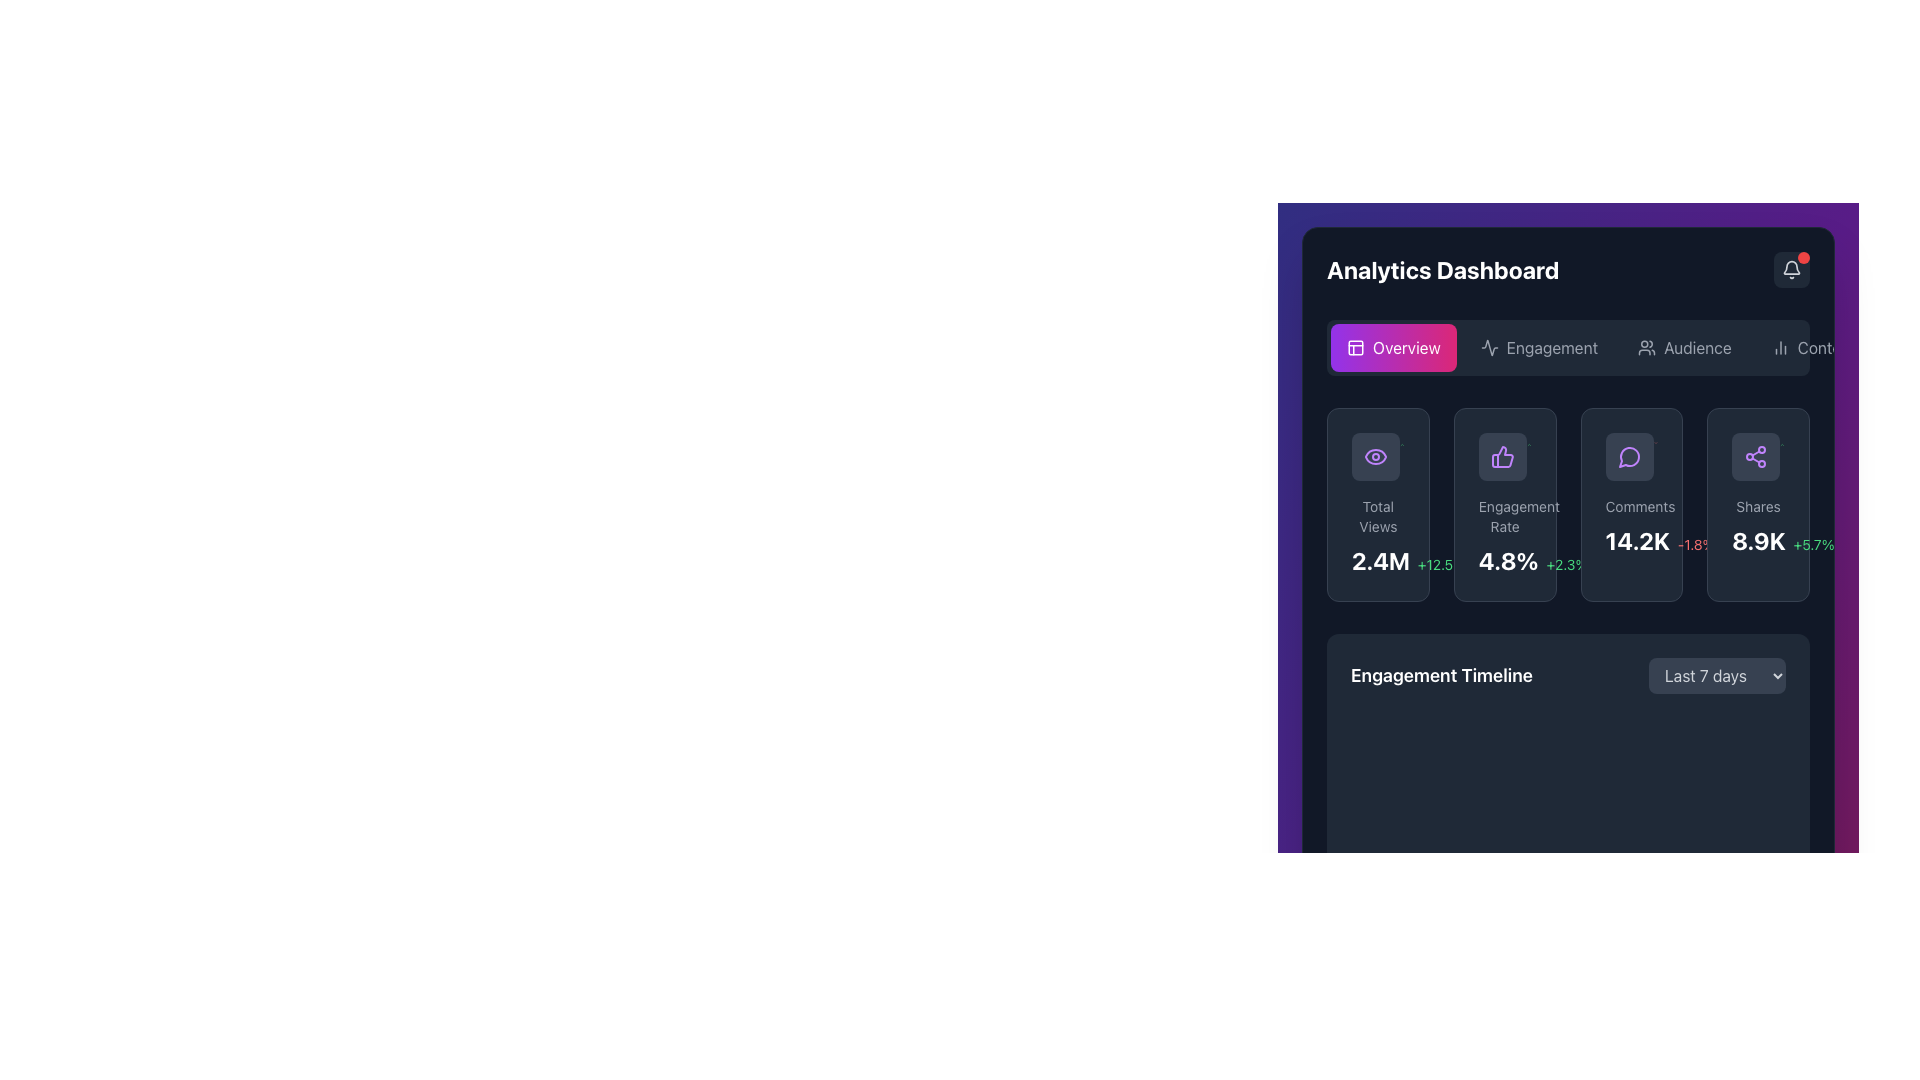  What do you see at coordinates (1637, 540) in the screenshot?
I see `the Text Label displaying the total number of comments located in the center of the 'Comments' card in the Analytics Dashboard` at bounding box center [1637, 540].